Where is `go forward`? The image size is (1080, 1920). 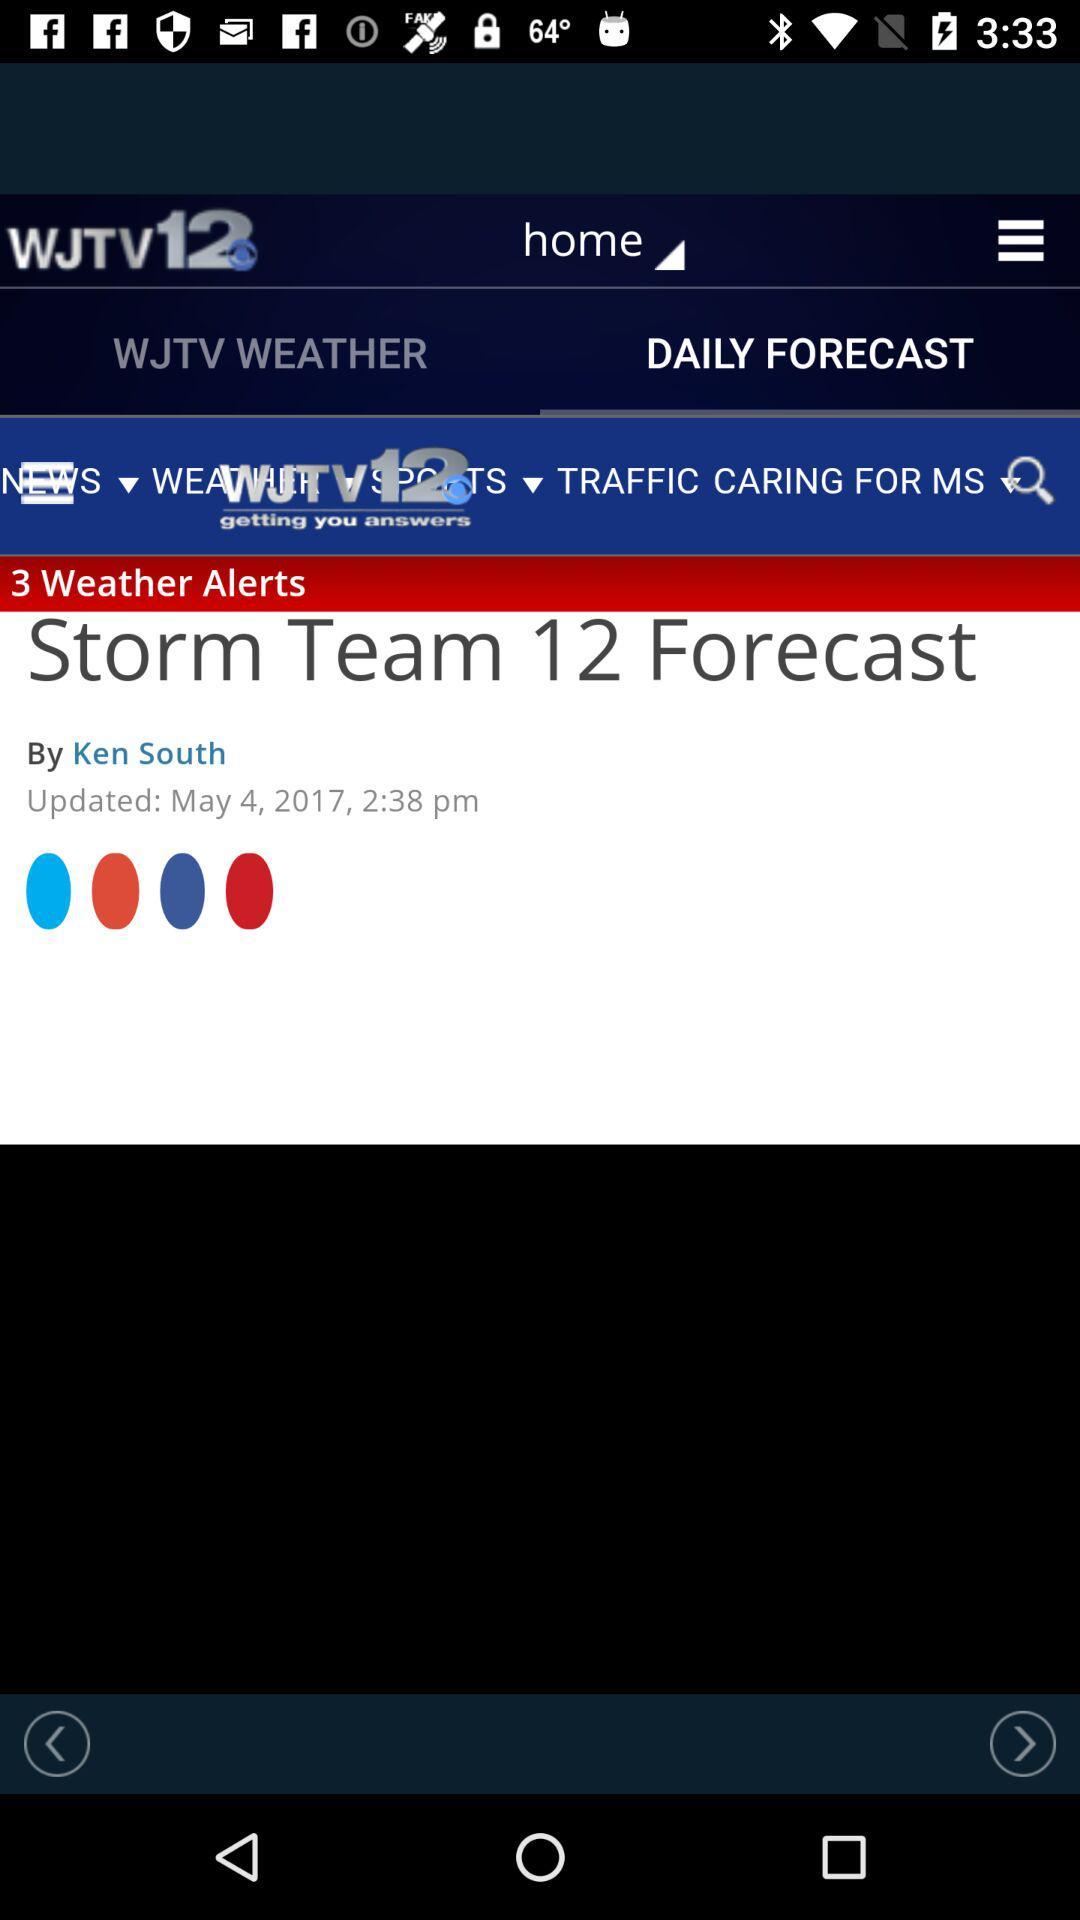 go forward is located at coordinates (1022, 1742).